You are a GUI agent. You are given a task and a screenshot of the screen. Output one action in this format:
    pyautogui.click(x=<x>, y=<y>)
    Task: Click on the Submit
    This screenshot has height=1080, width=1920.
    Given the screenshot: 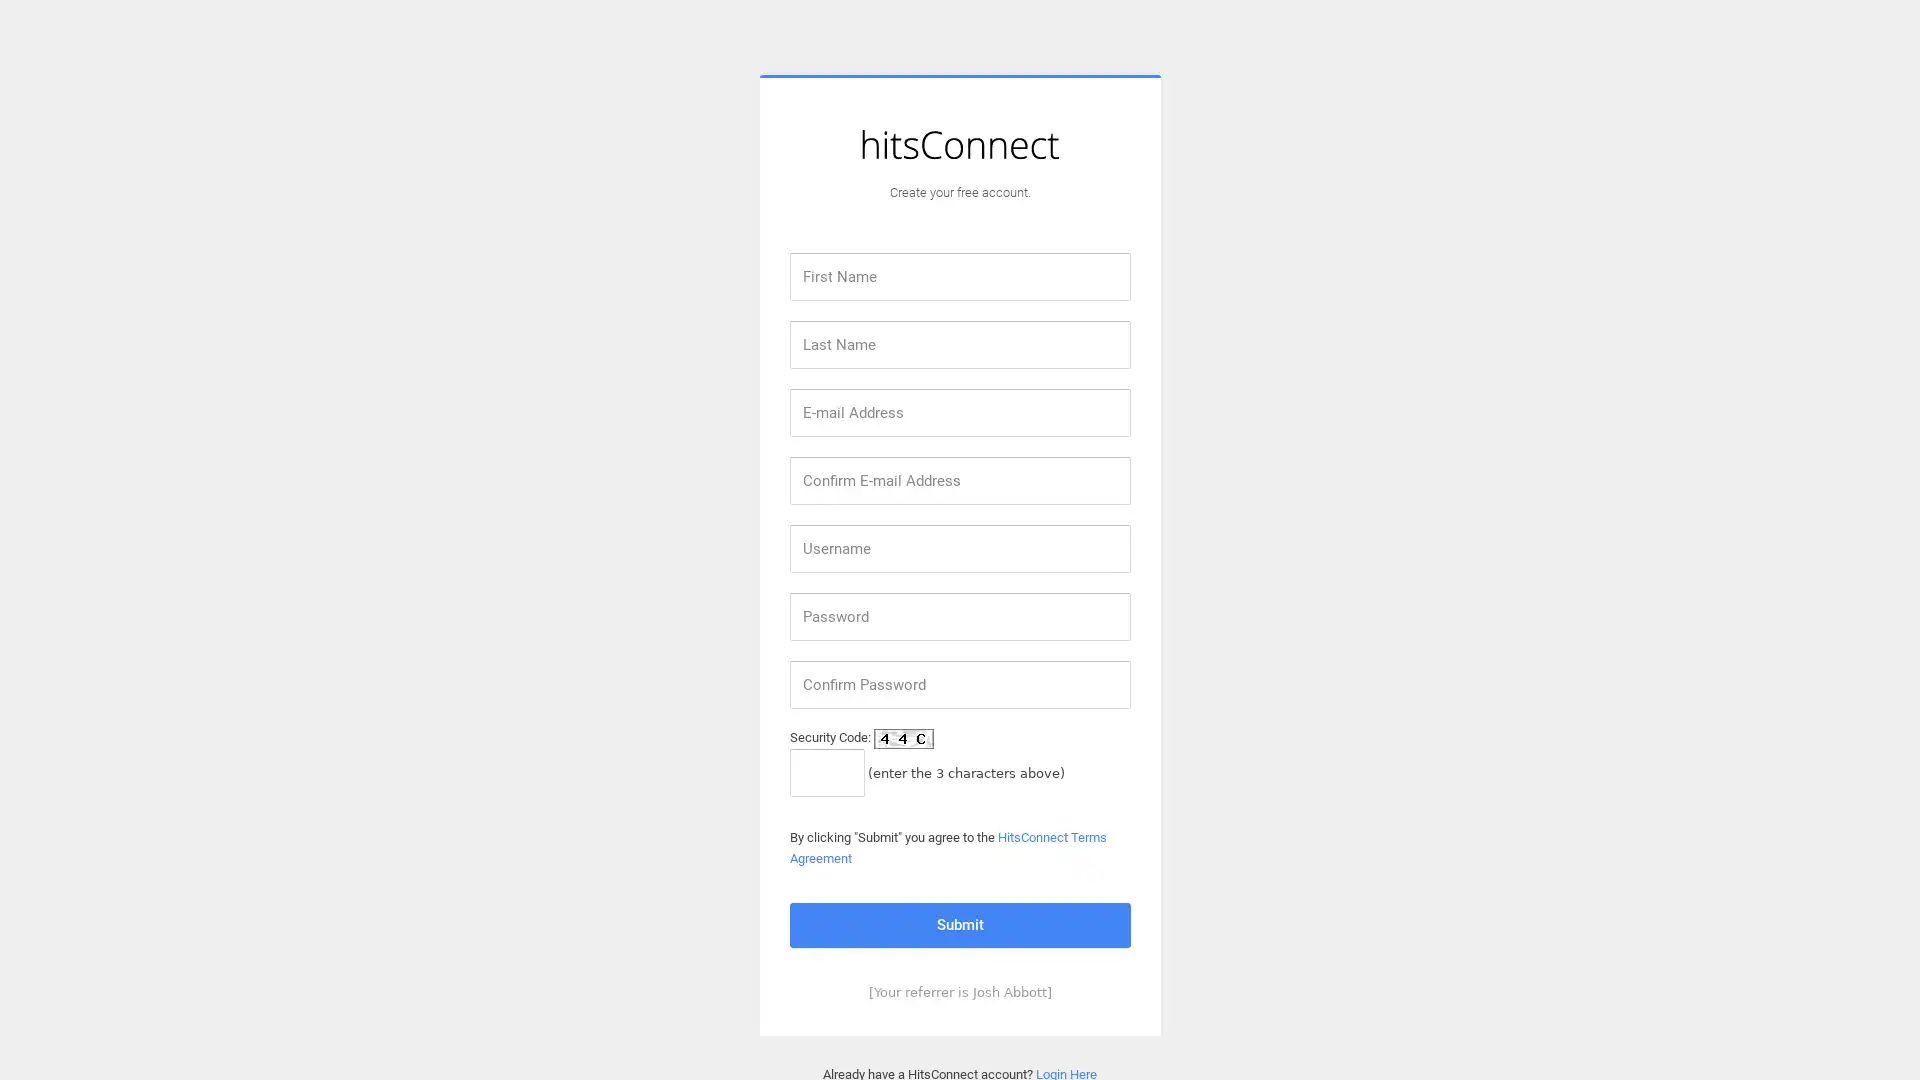 What is the action you would take?
    pyautogui.click(x=958, y=924)
    